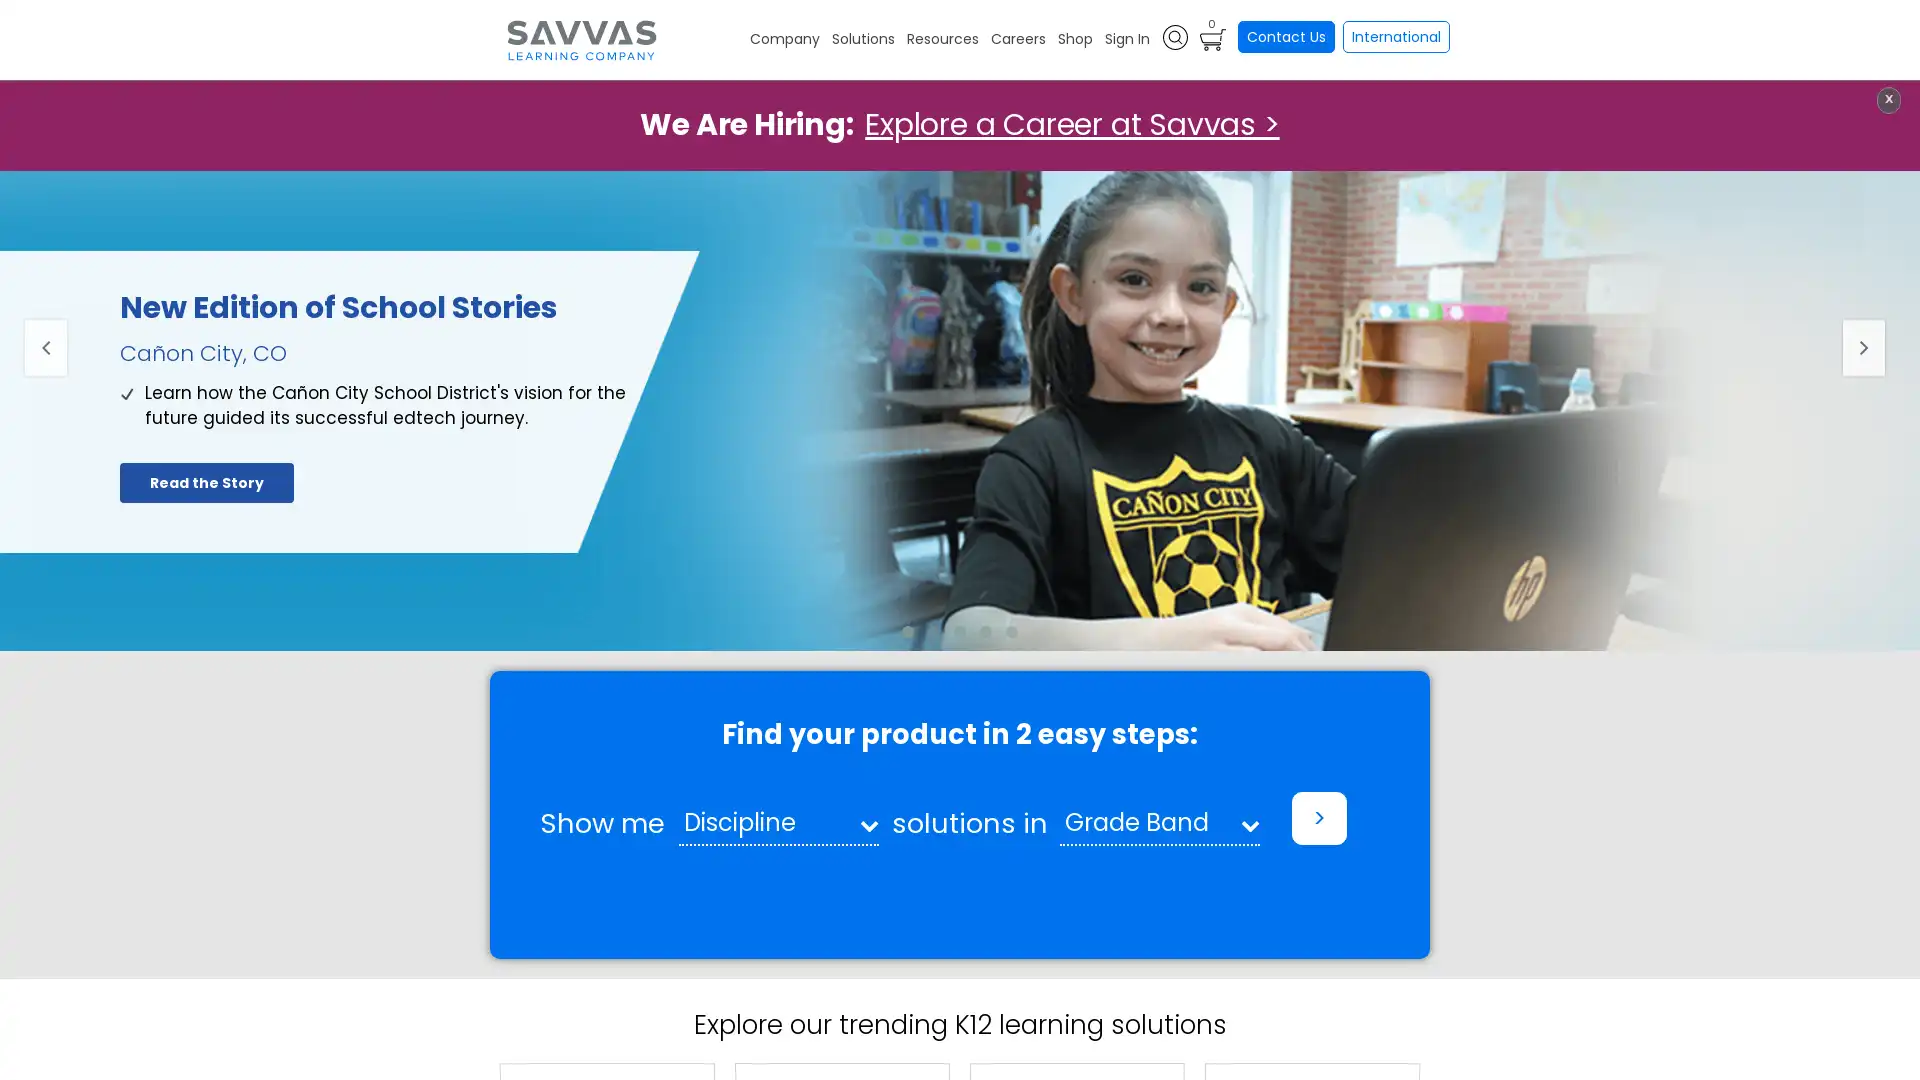 Image resolution: width=1920 pixels, height=1080 pixels. Describe the element at coordinates (1319, 818) in the screenshot. I see `>` at that location.